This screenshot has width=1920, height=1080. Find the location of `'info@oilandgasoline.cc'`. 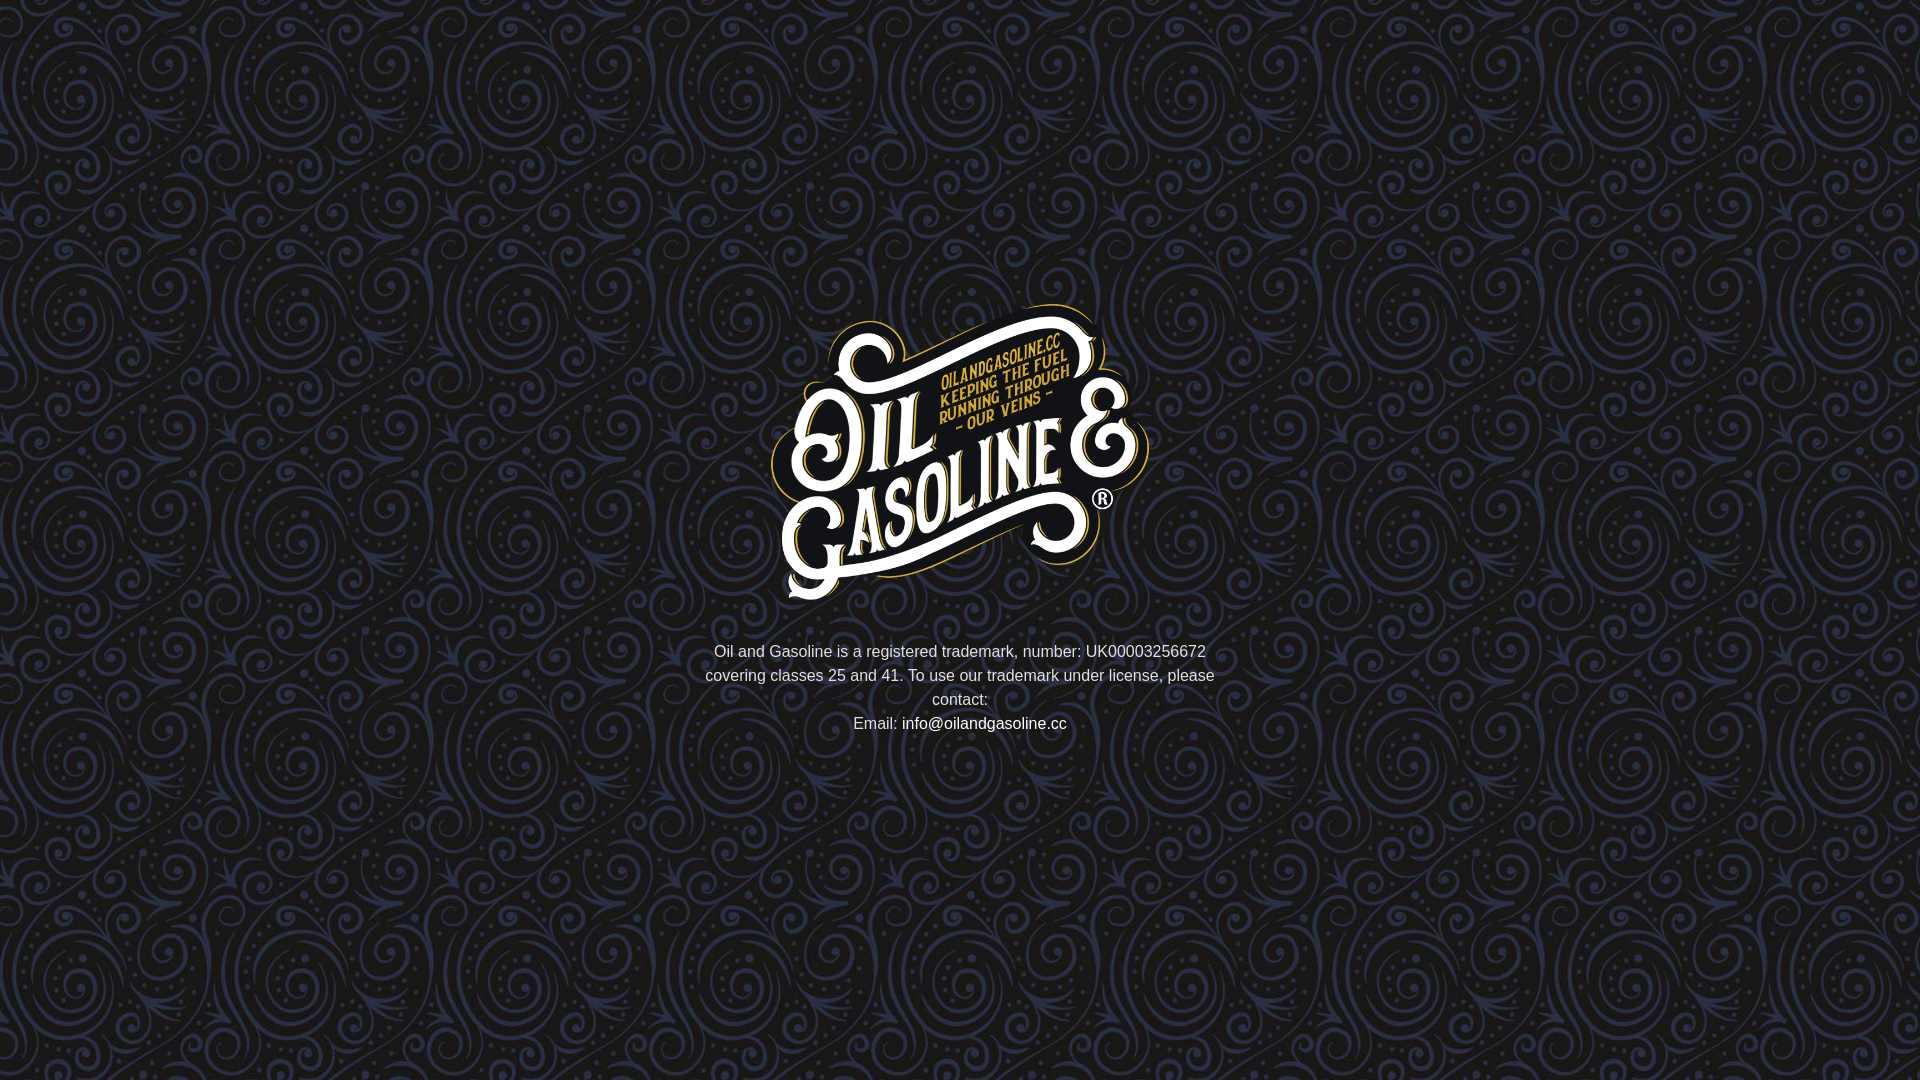

'info@oilandgasoline.cc' is located at coordinates (901, 723).